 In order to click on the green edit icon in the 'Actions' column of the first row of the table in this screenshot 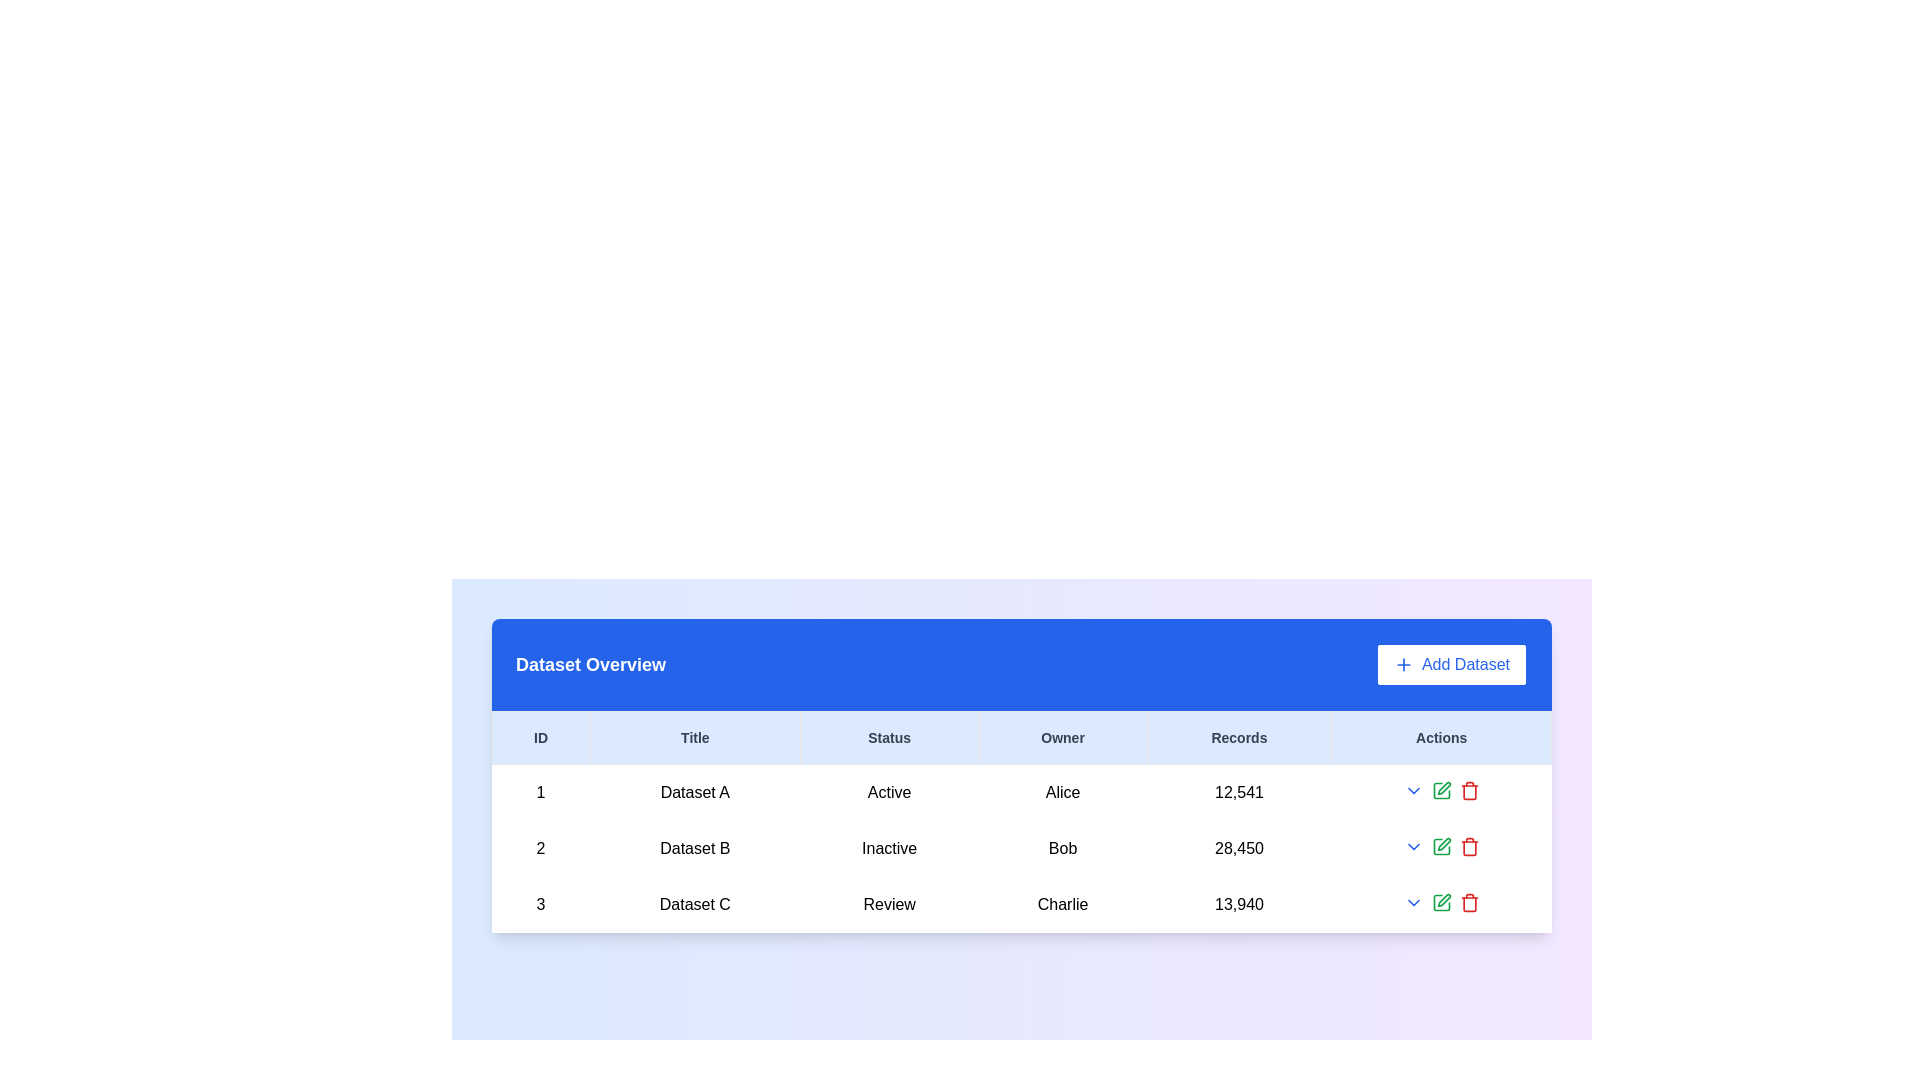, I will do `click(1441, 789)`.